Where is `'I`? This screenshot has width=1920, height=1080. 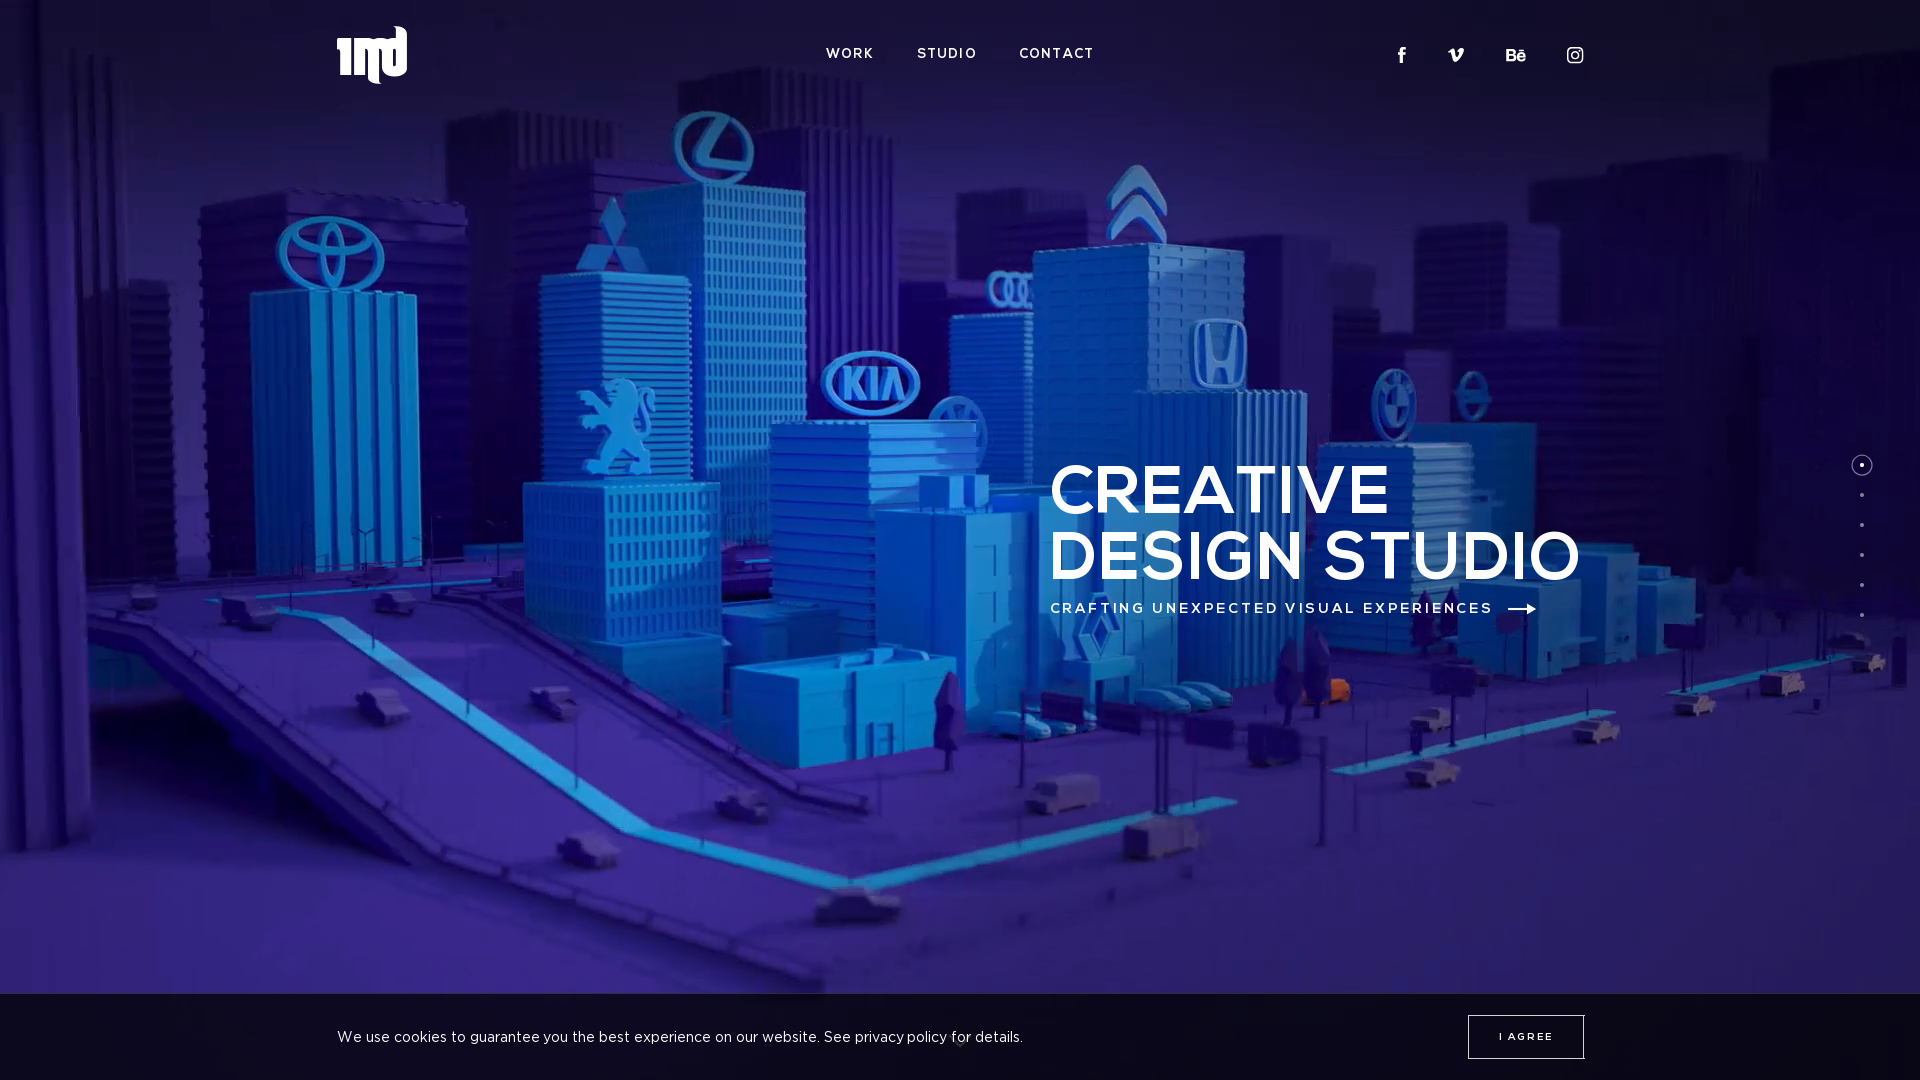
'I is located at coordinates (1524, 1036).